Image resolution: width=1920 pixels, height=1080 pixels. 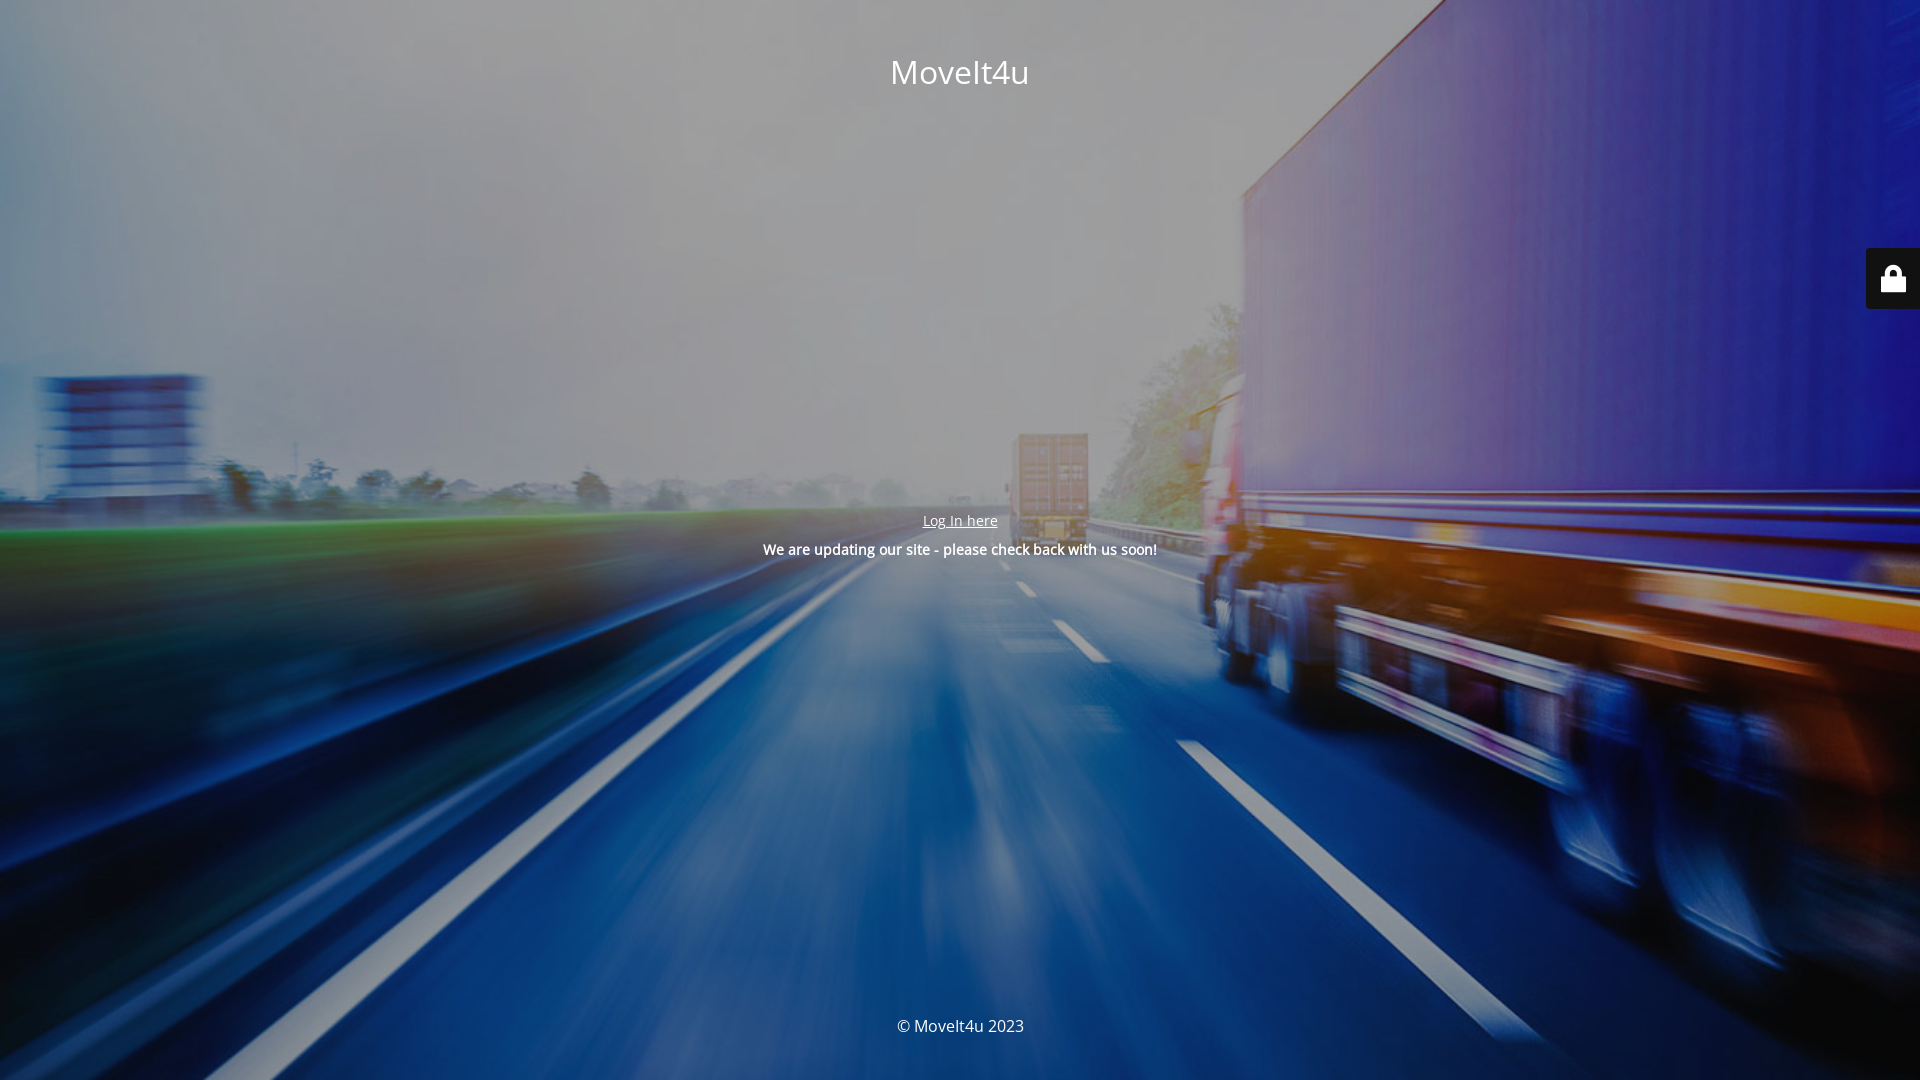 I want to click on 'Log In here', so click(x=958, y=519).